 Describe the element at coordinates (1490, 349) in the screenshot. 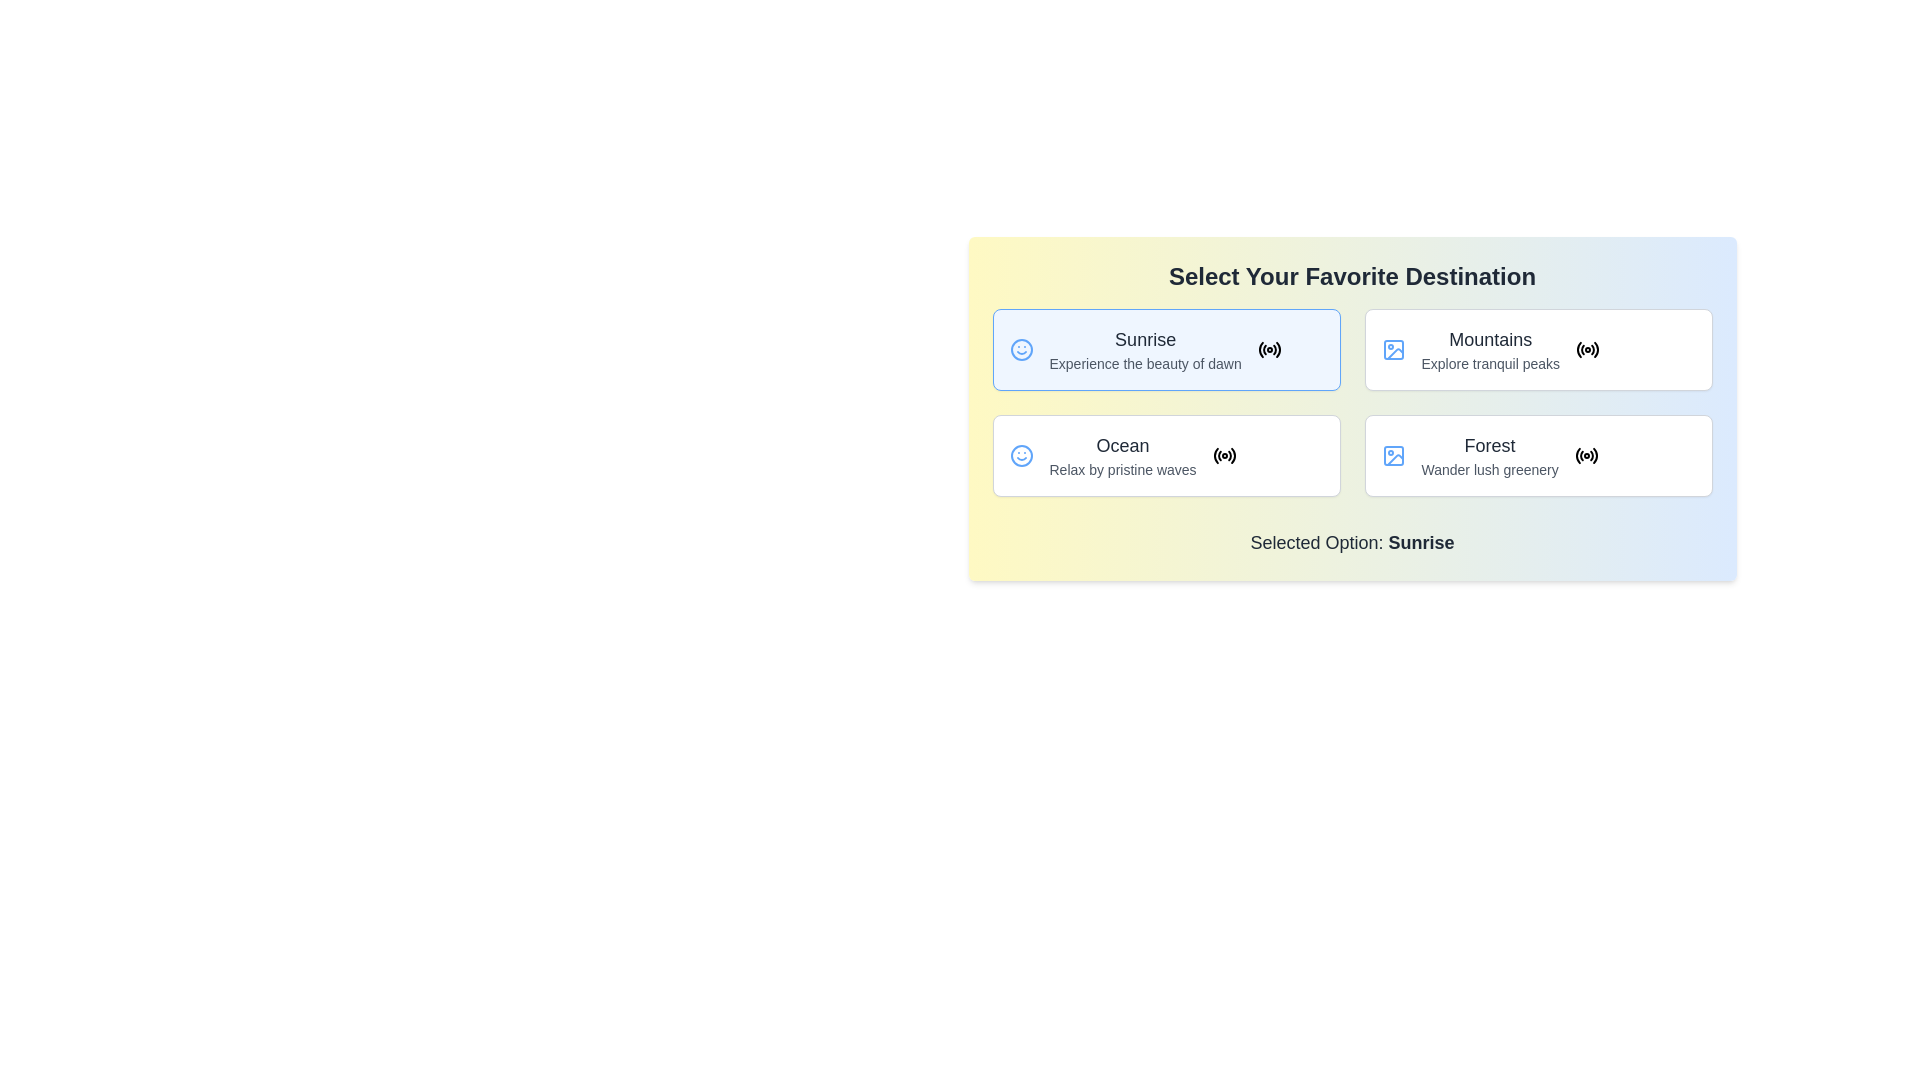

I see `the 'Mountains' text label within the selectable option card located in the middle-right section of the interface` at that location.